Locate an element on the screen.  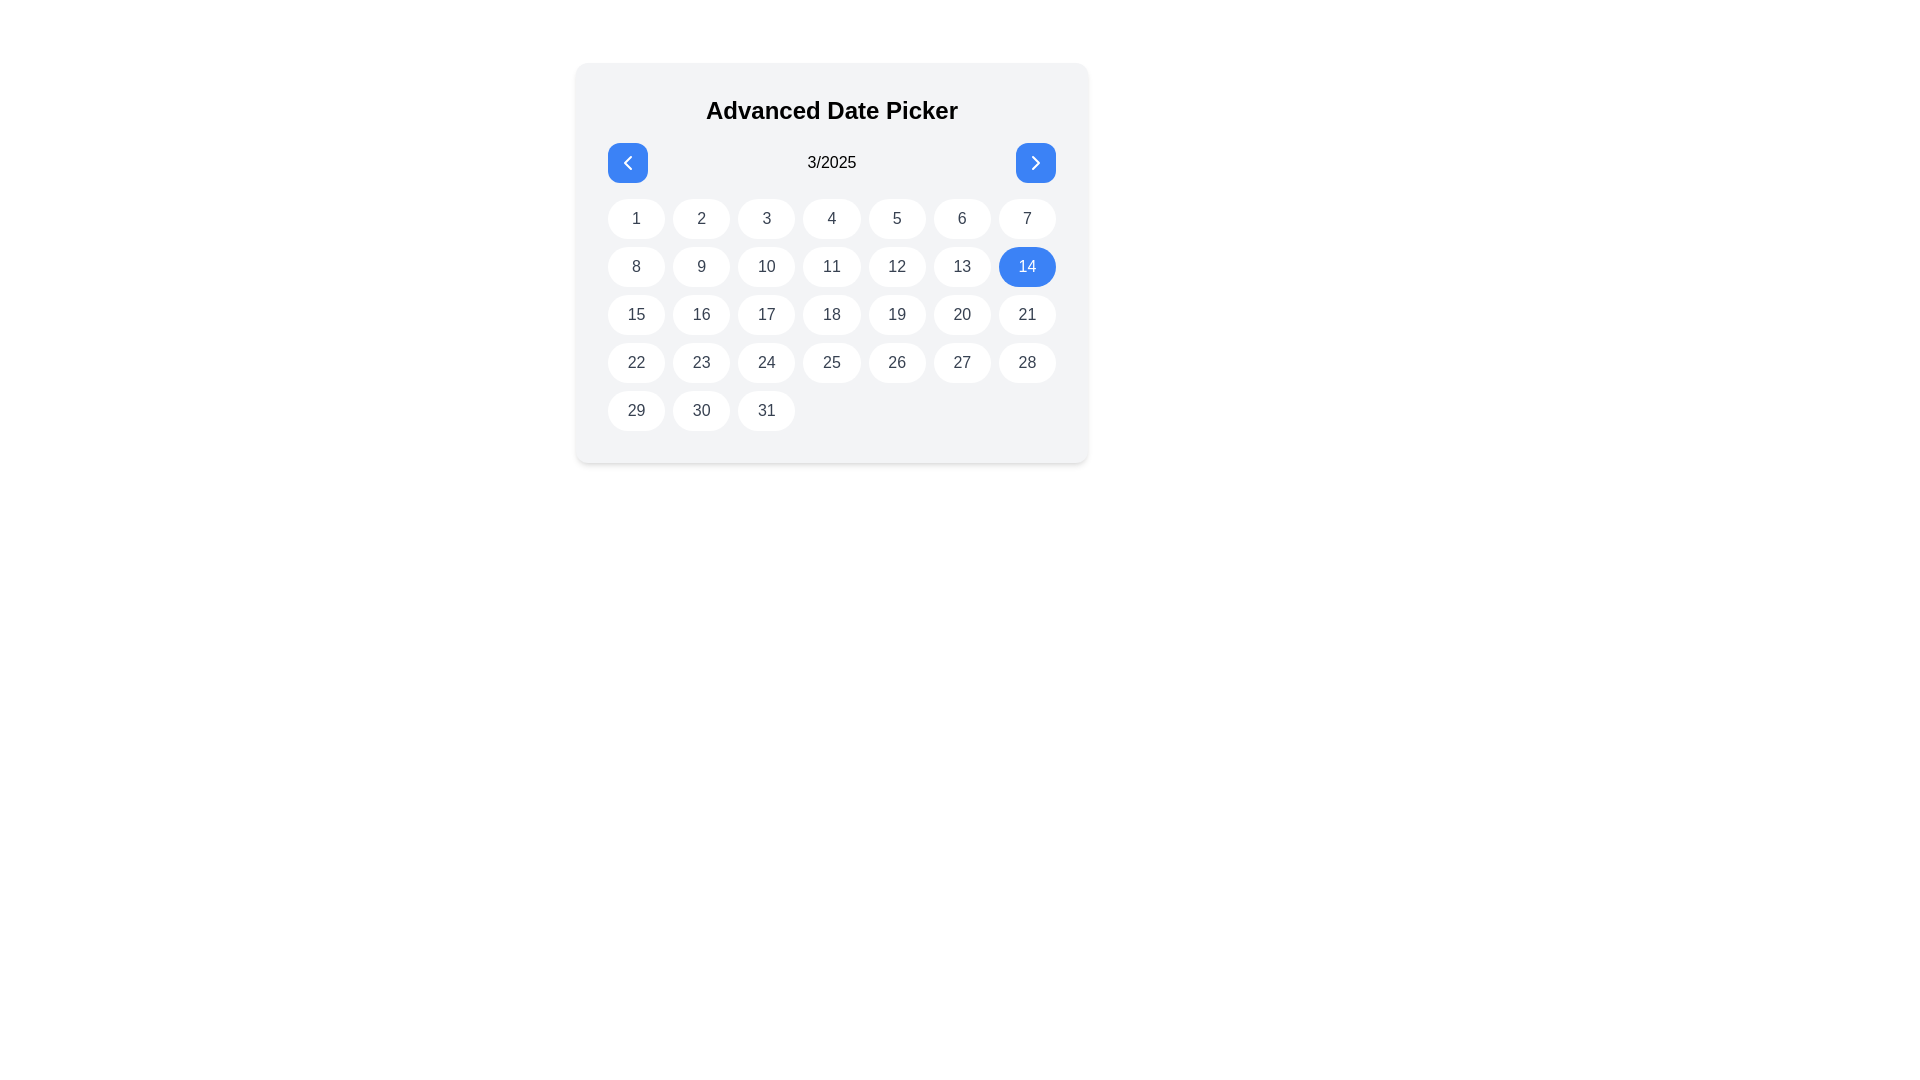
the button representing the date '2nd March 2025' in the advanced date picker interface for keyboard navigation is located at coordinates (701, 219).